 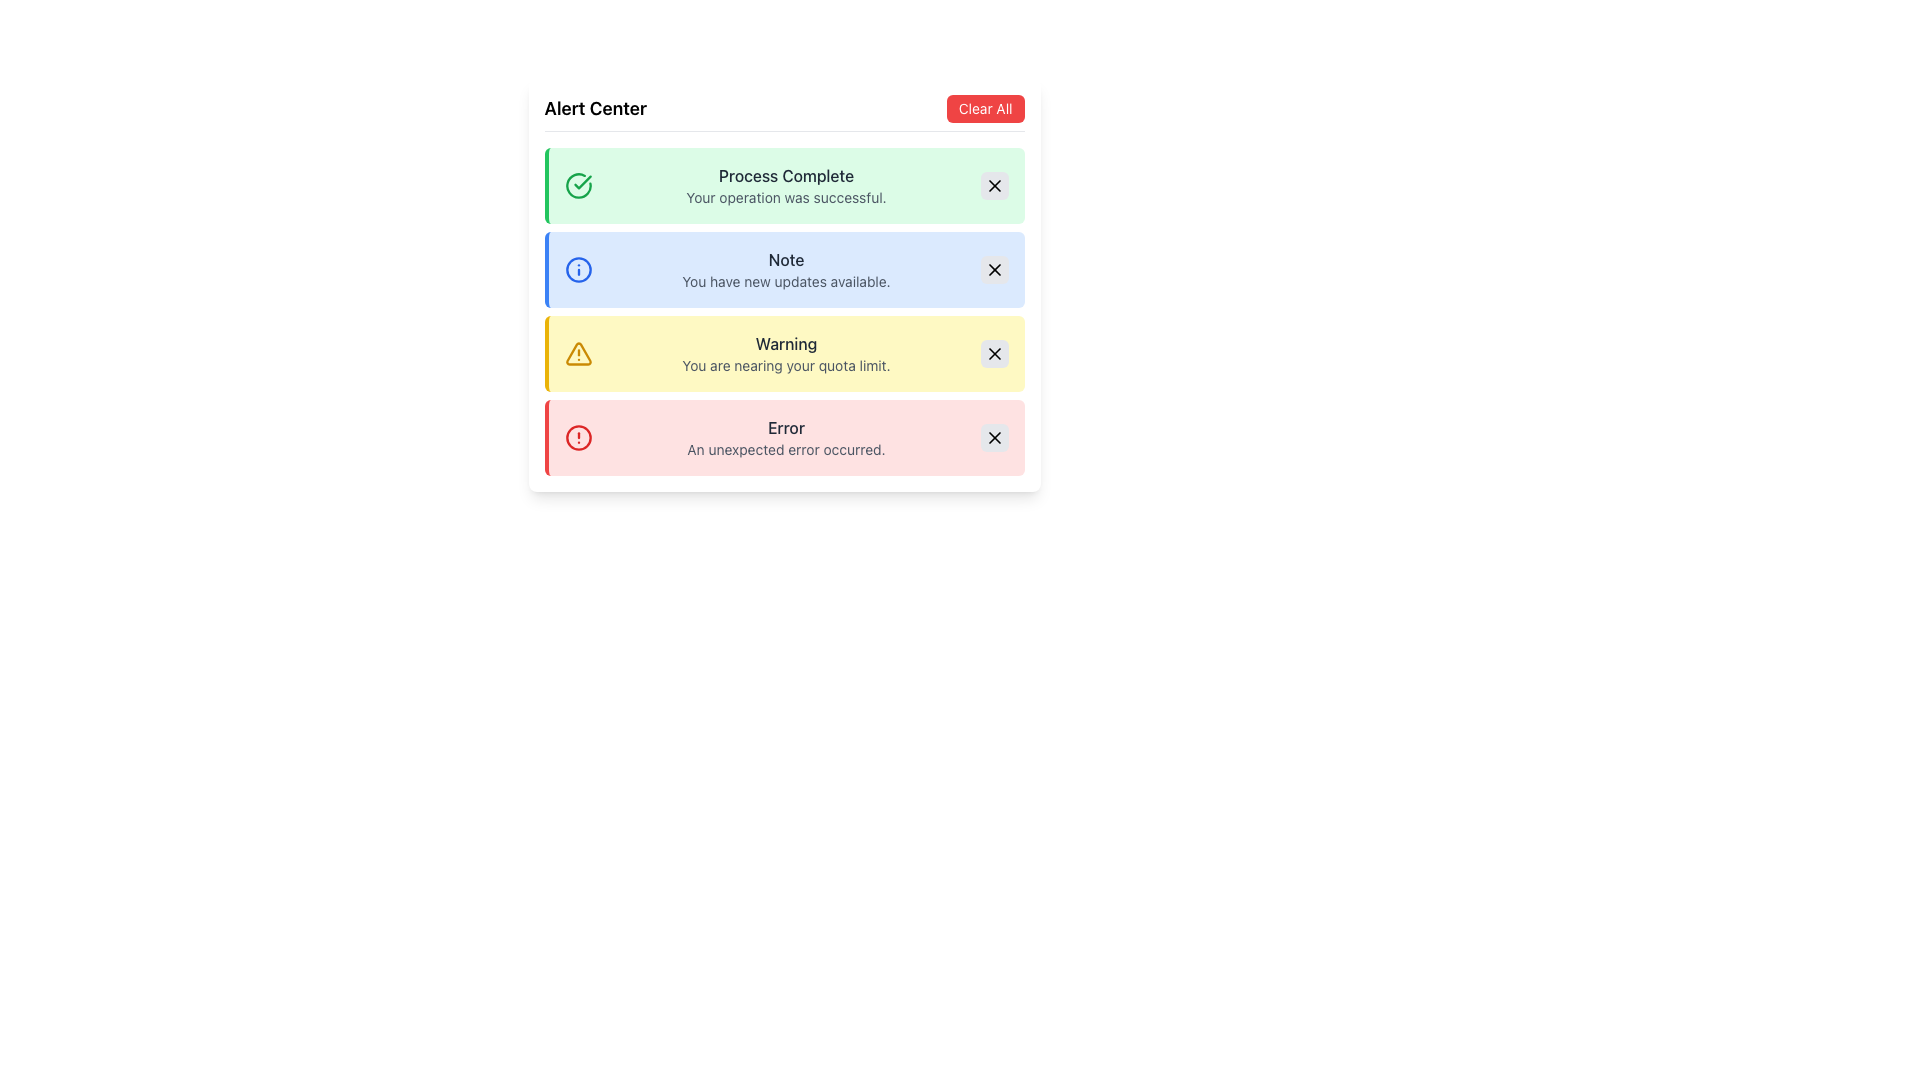 What do you see at coordinates (994, 437) in the screenshot?
I see `the close button in the top-right corner of the error alert to observe its hover effects` at bounding box center [994, 437].